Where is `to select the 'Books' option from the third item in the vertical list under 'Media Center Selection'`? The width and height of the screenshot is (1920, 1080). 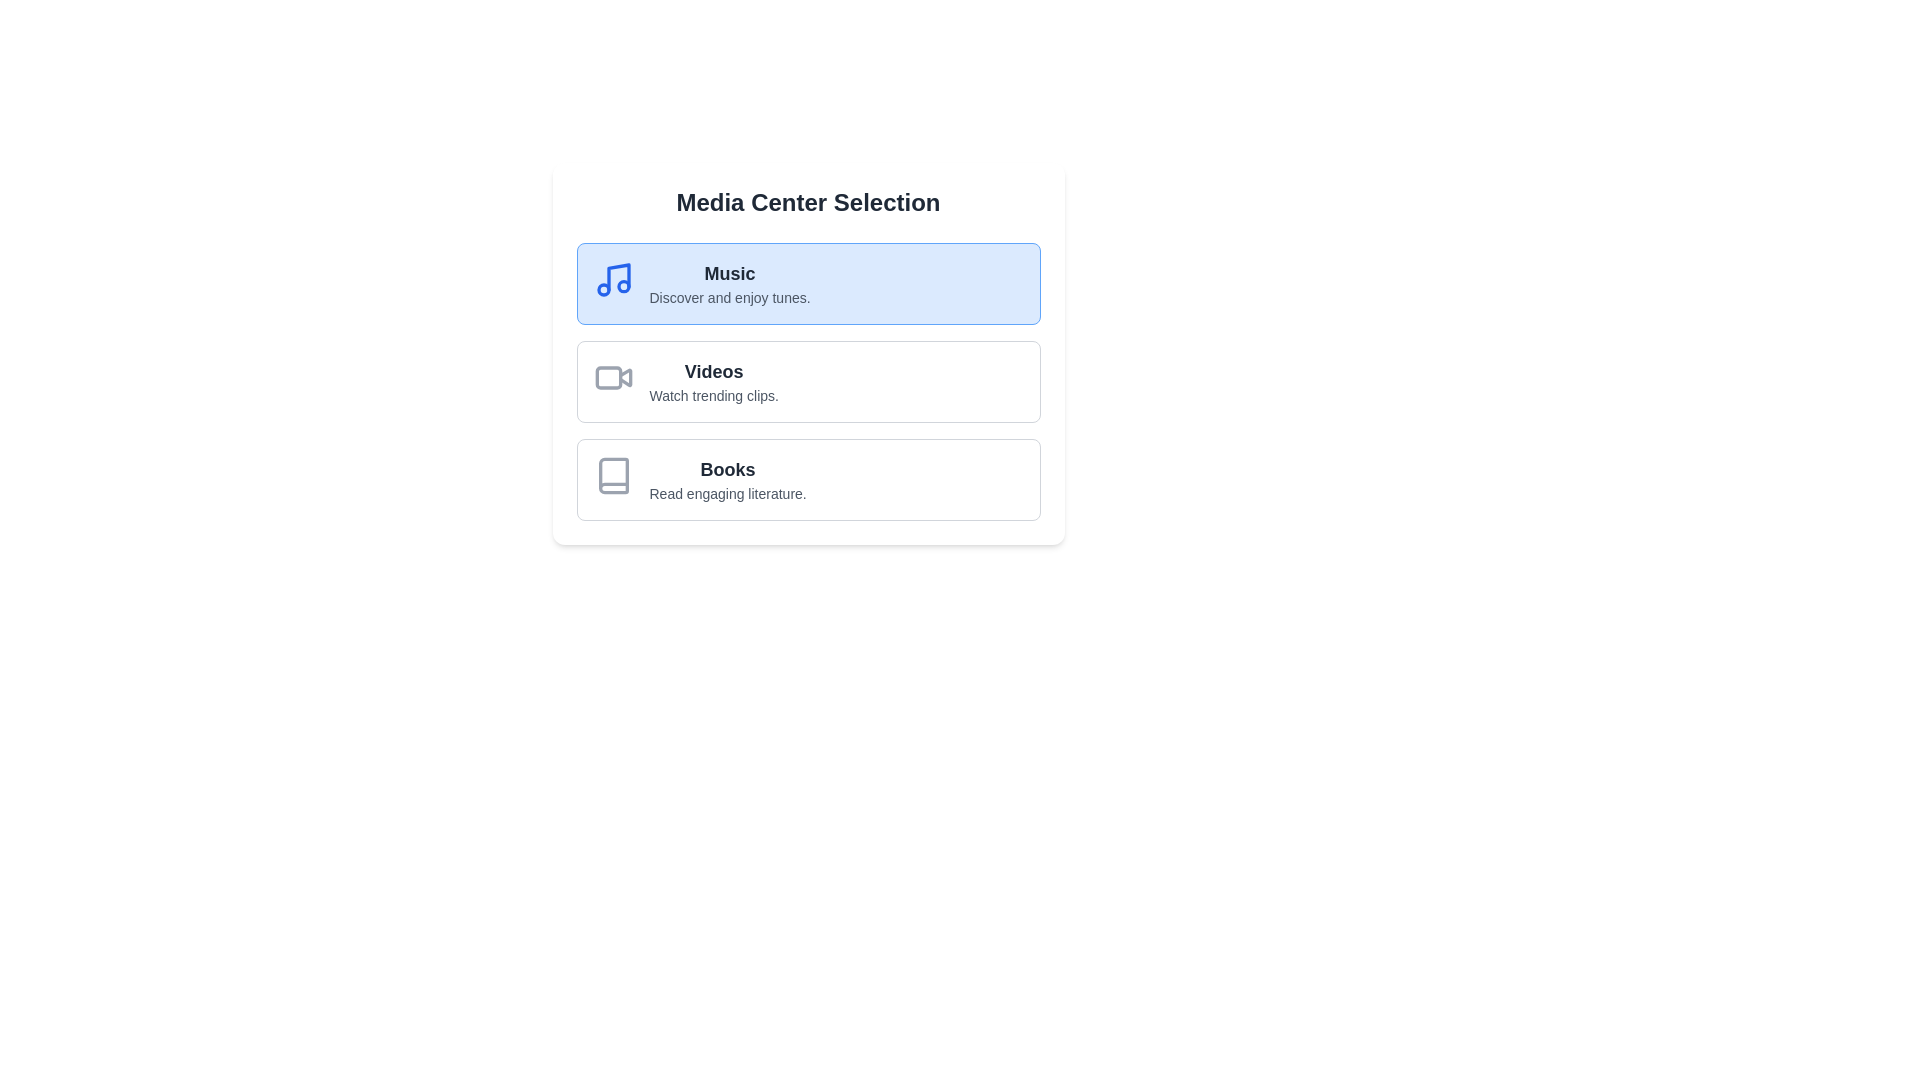
to select the 'Books' option from the third item in the vertical list under 'Media Center Selection' is located at coordinates (808, 479).